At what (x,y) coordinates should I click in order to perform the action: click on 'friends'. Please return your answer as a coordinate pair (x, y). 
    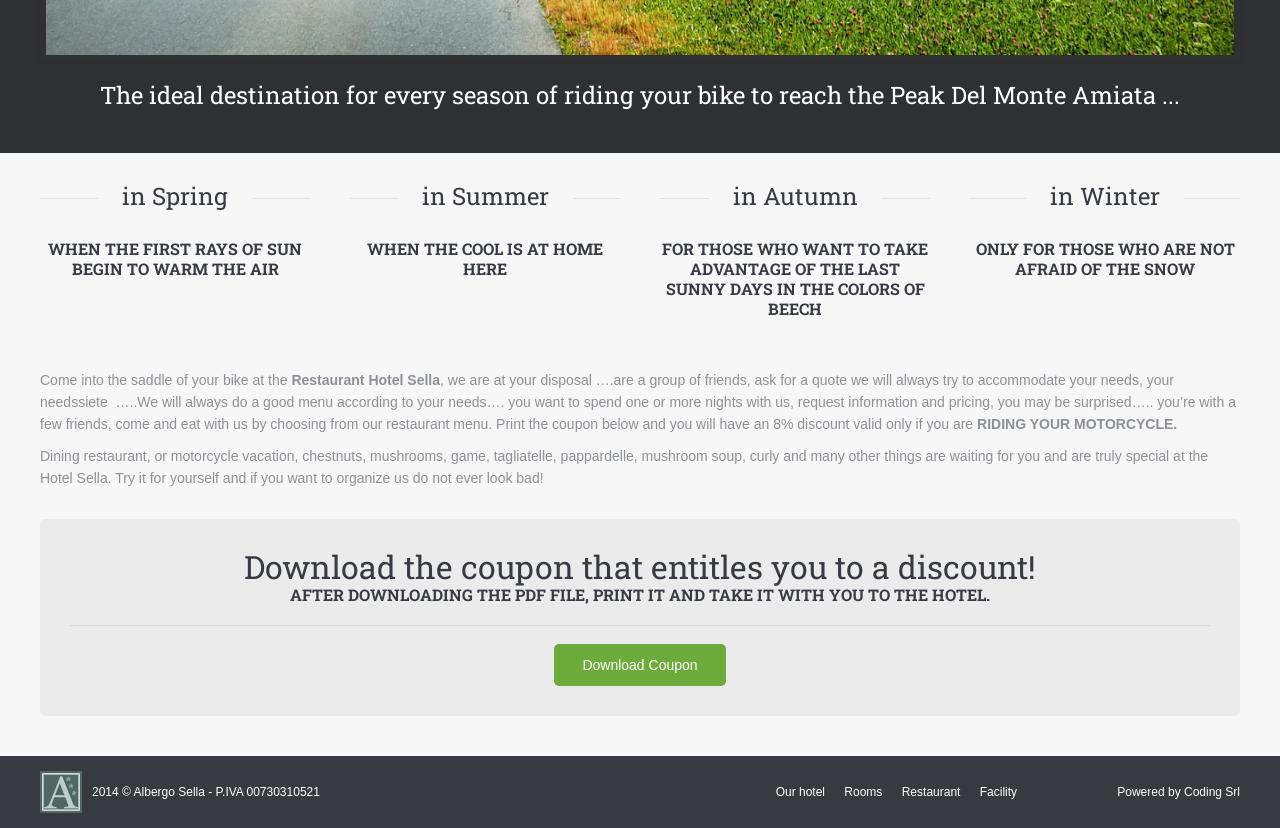
    Looking at the image, I should click on (723, 378).